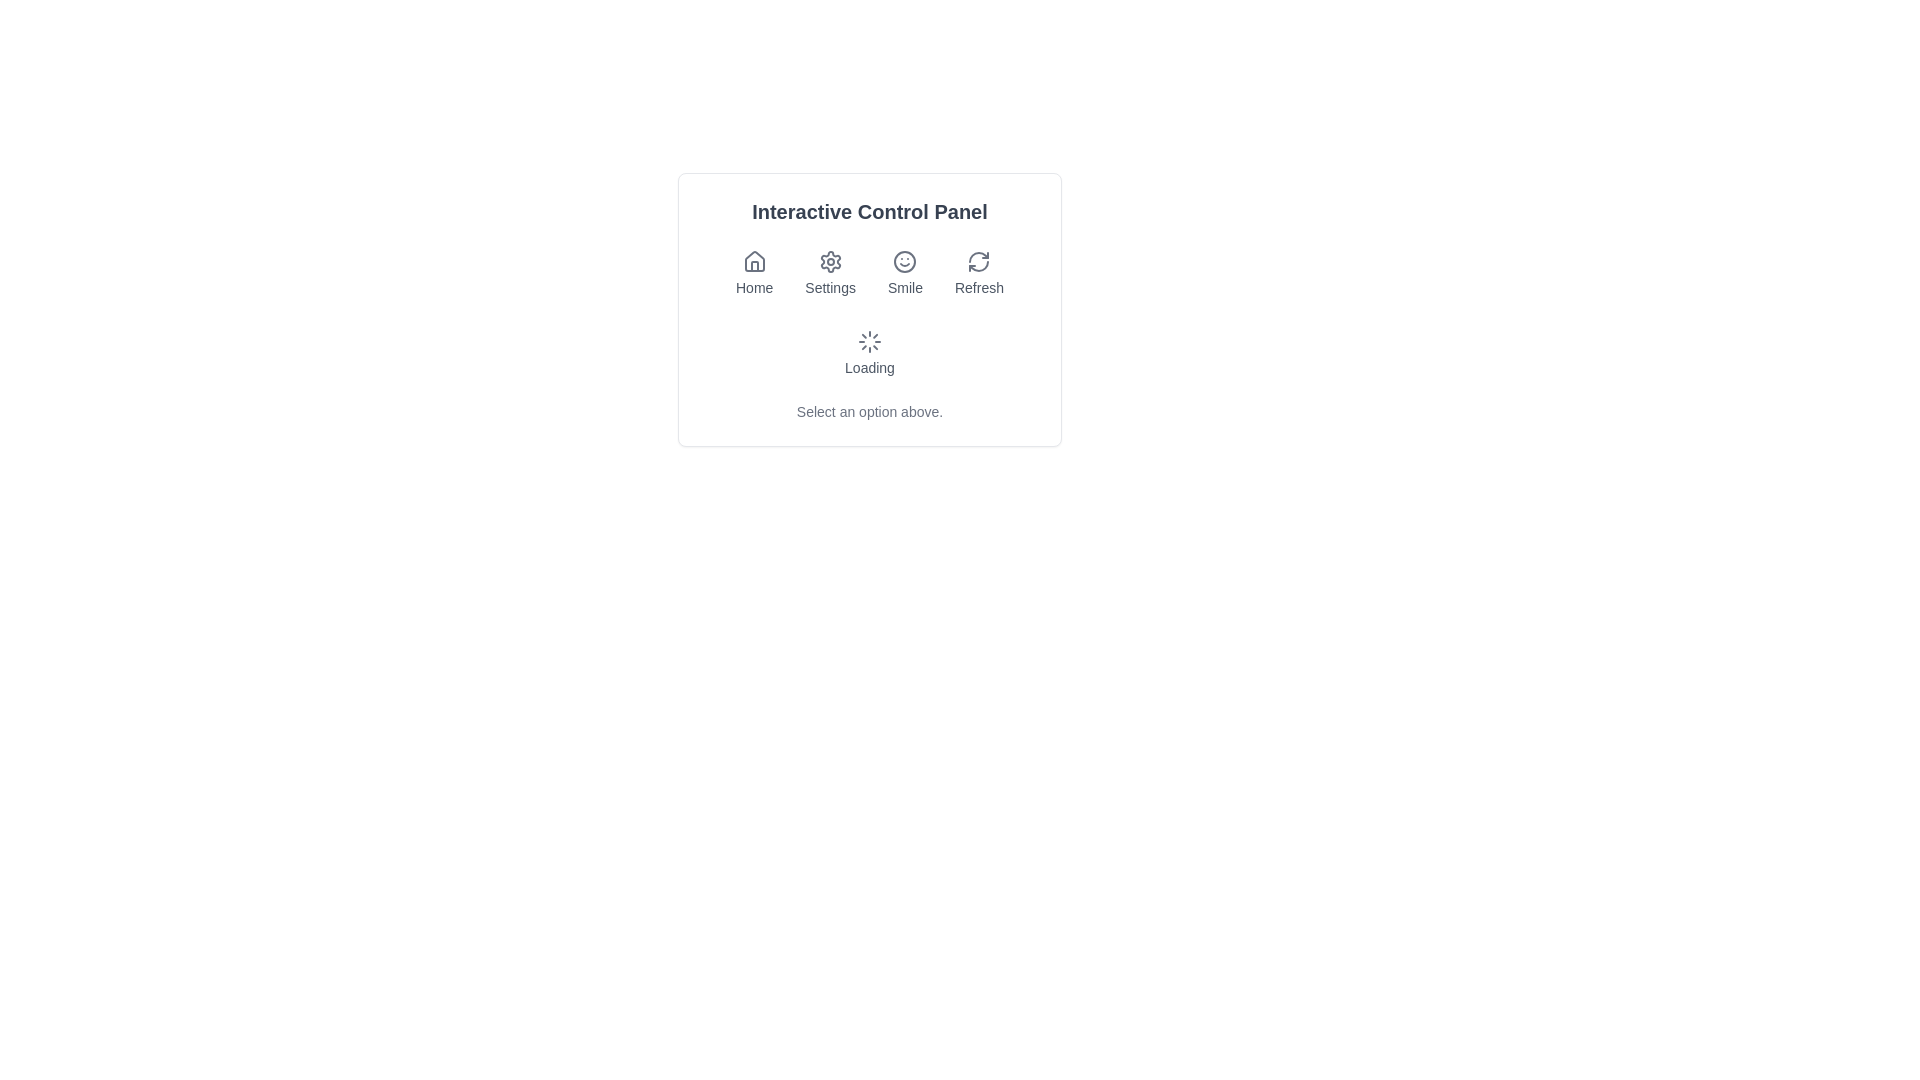  What do you see at coordinates (904, 273) in the screenshot?
I see `the 'Smile' interactive button located in the control panel` at bounding box center [904, 273].